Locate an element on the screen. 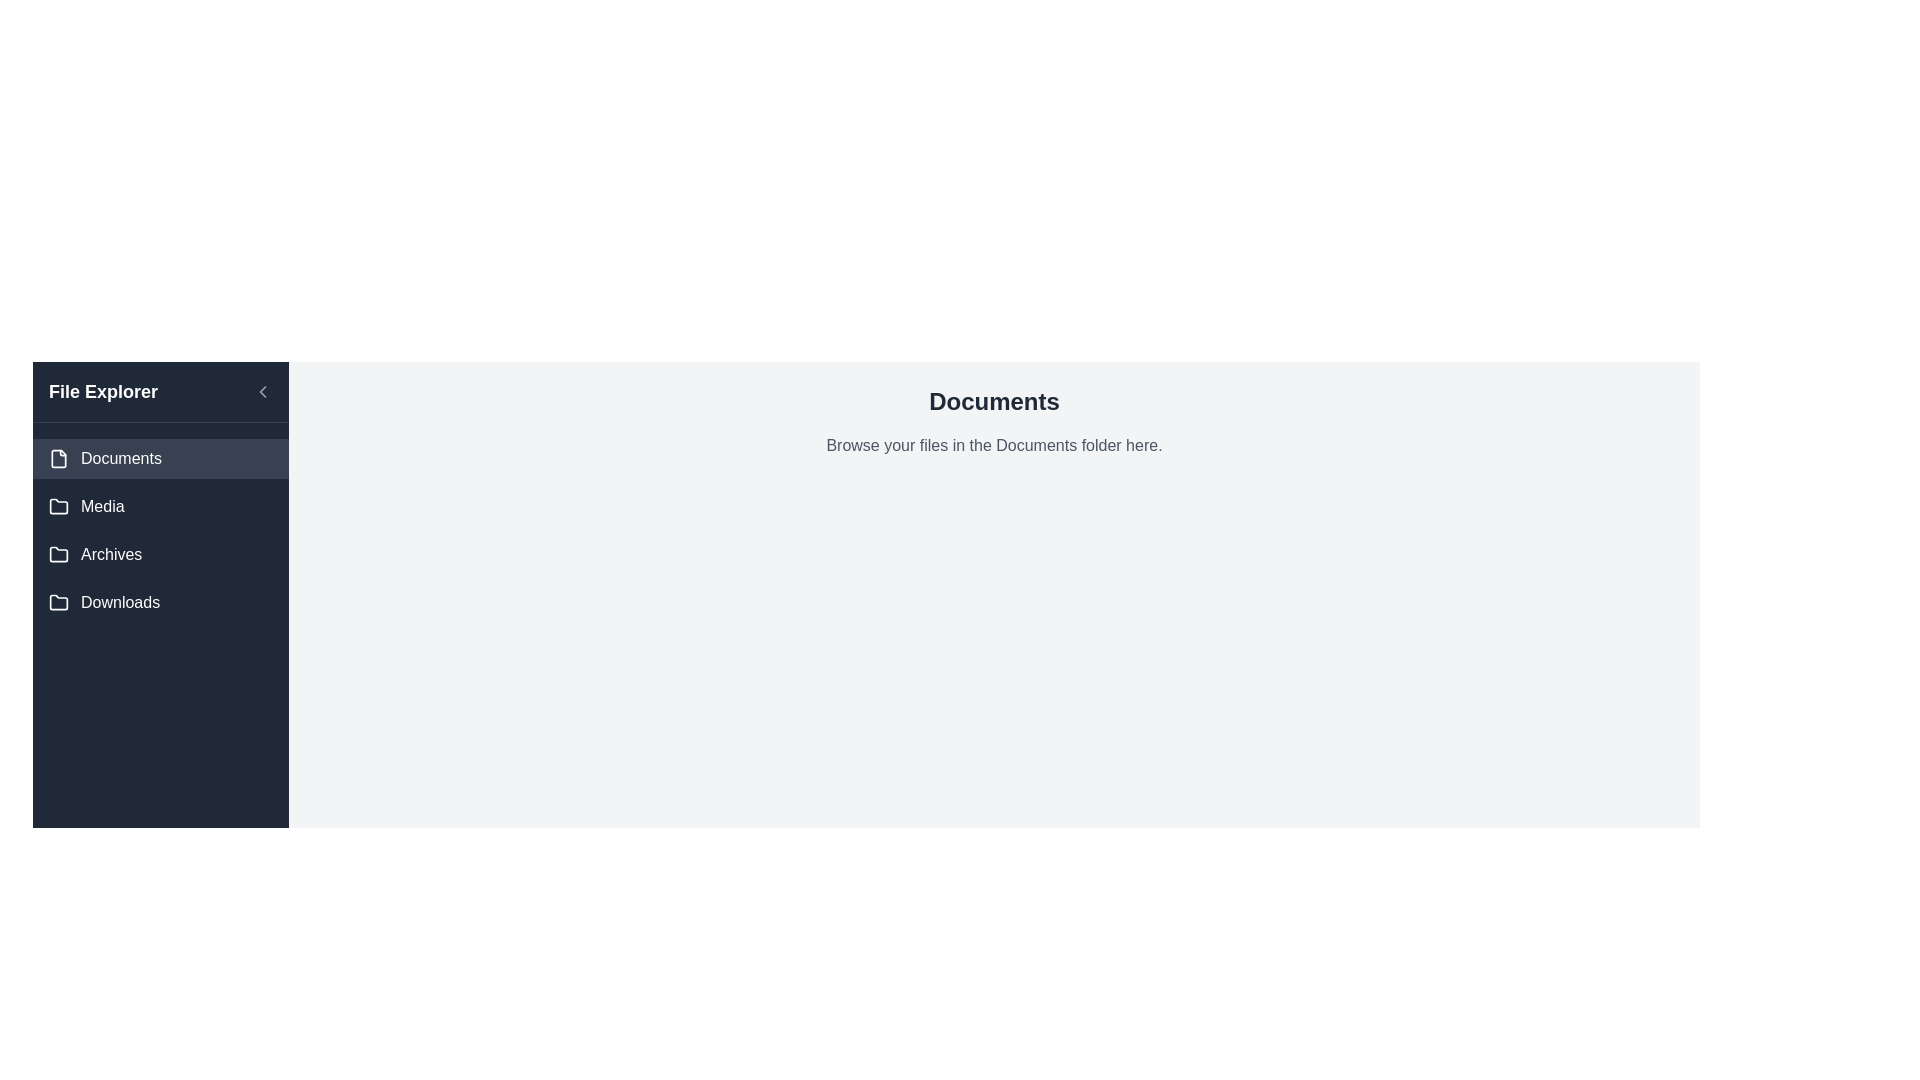  the folder icon labeled 'Archives' located in the left-side navigation menu, which is the third icon from the top is located at coordinates (58, 554).